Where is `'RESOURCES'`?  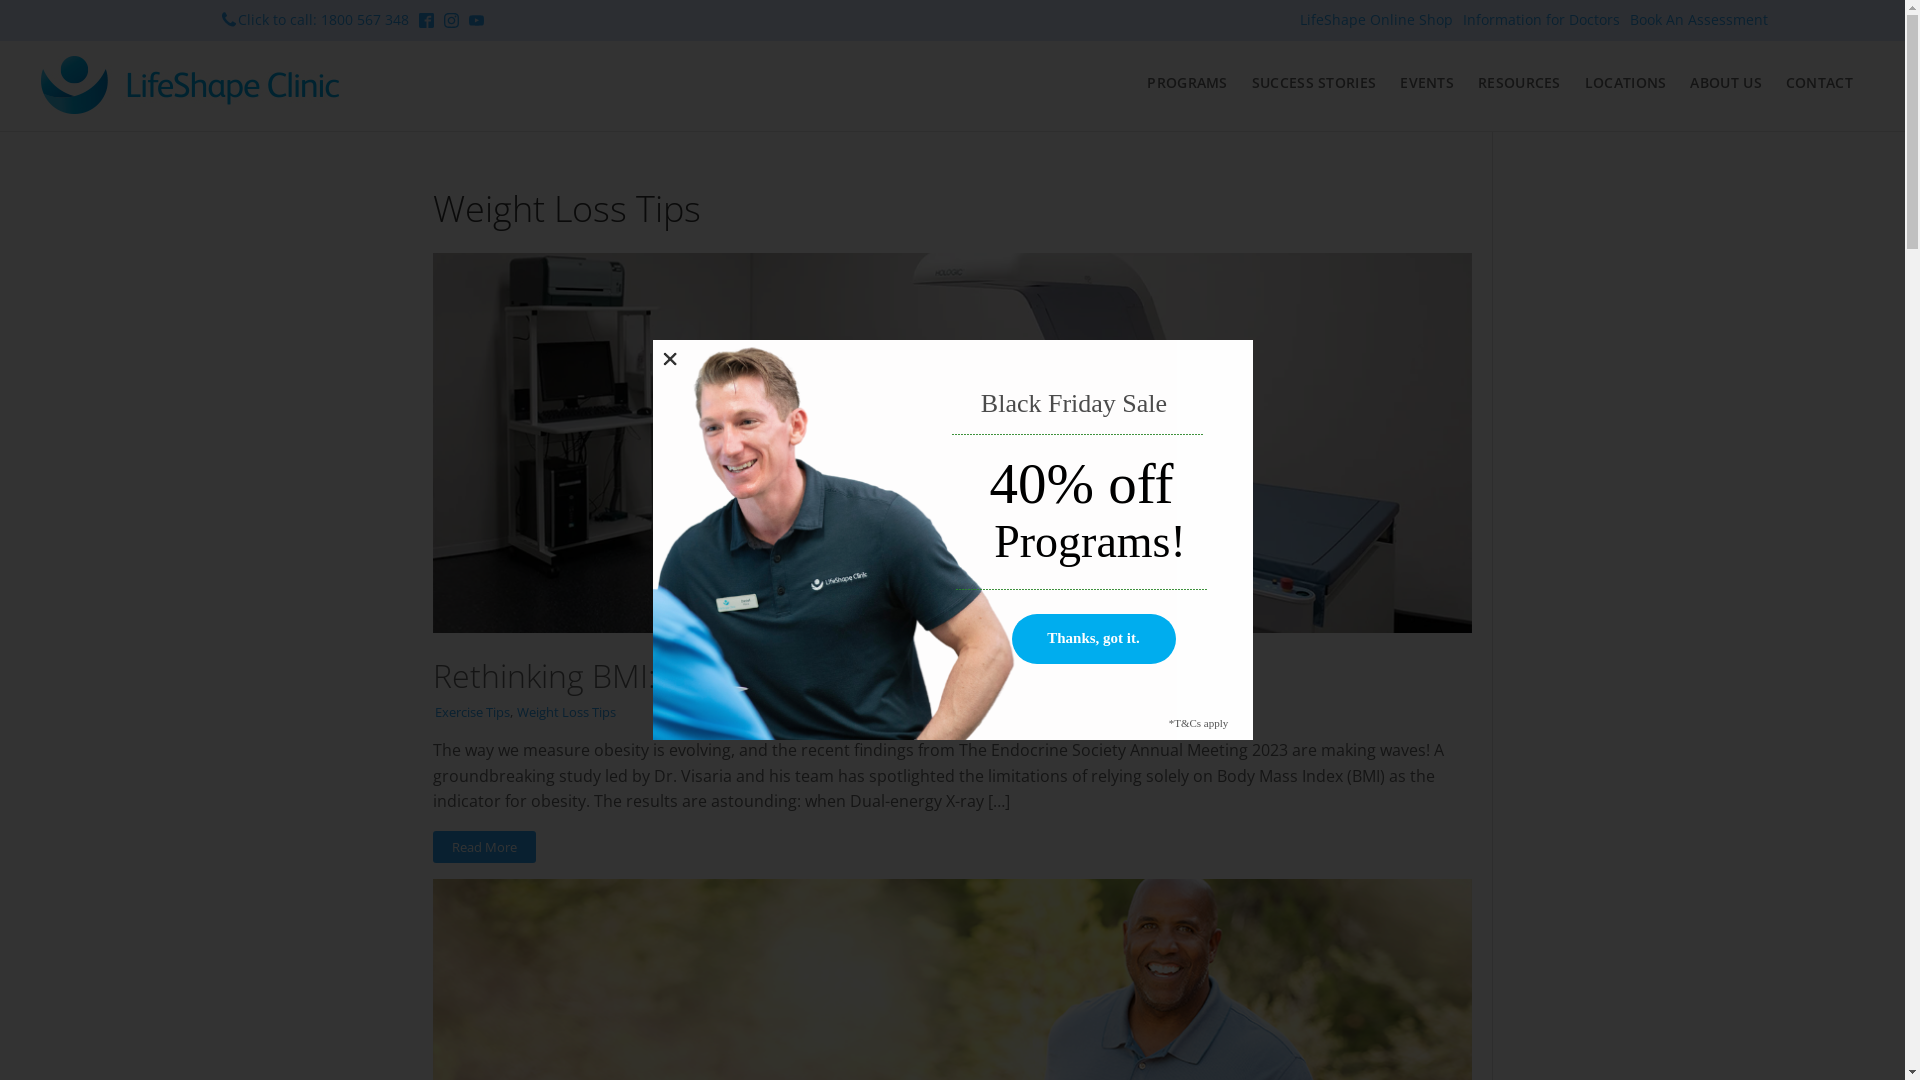 'RESOURCES' is located at coordinates (1519, 82).